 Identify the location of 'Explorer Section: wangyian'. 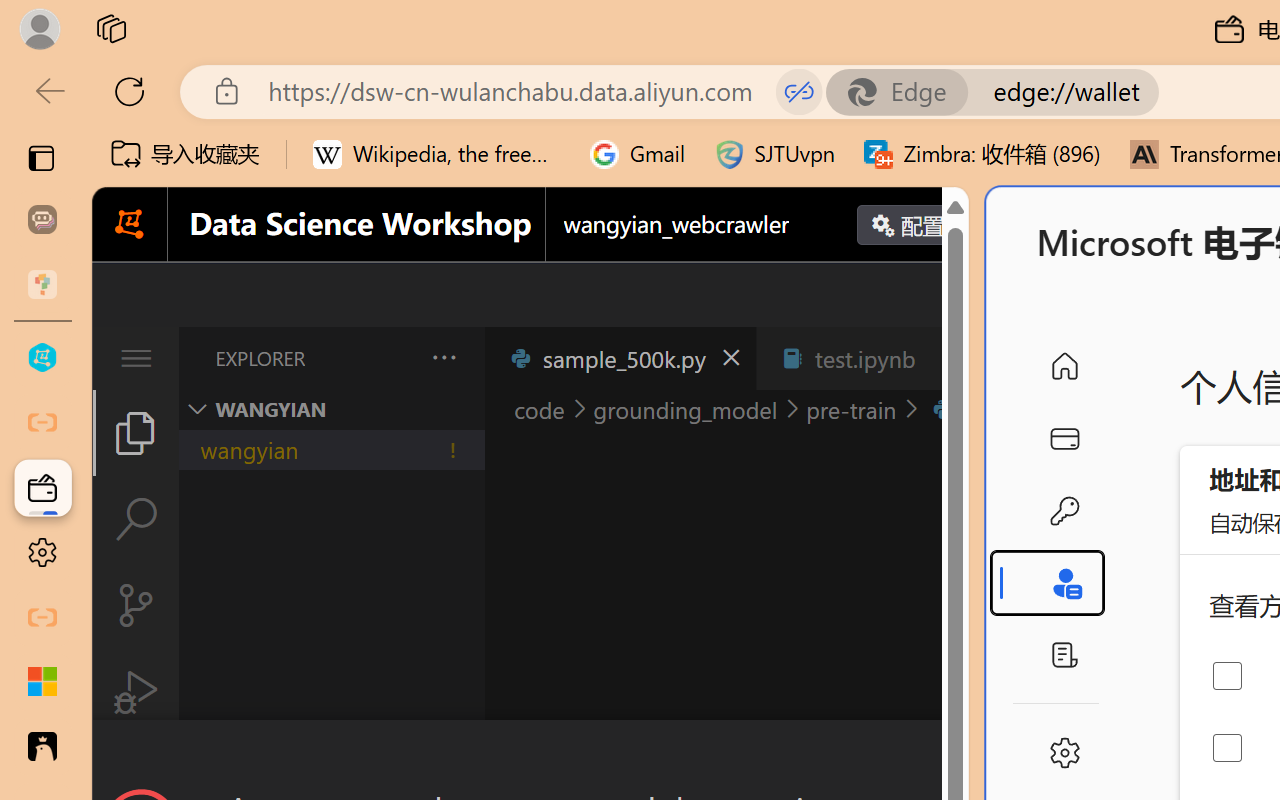
(331, 409).